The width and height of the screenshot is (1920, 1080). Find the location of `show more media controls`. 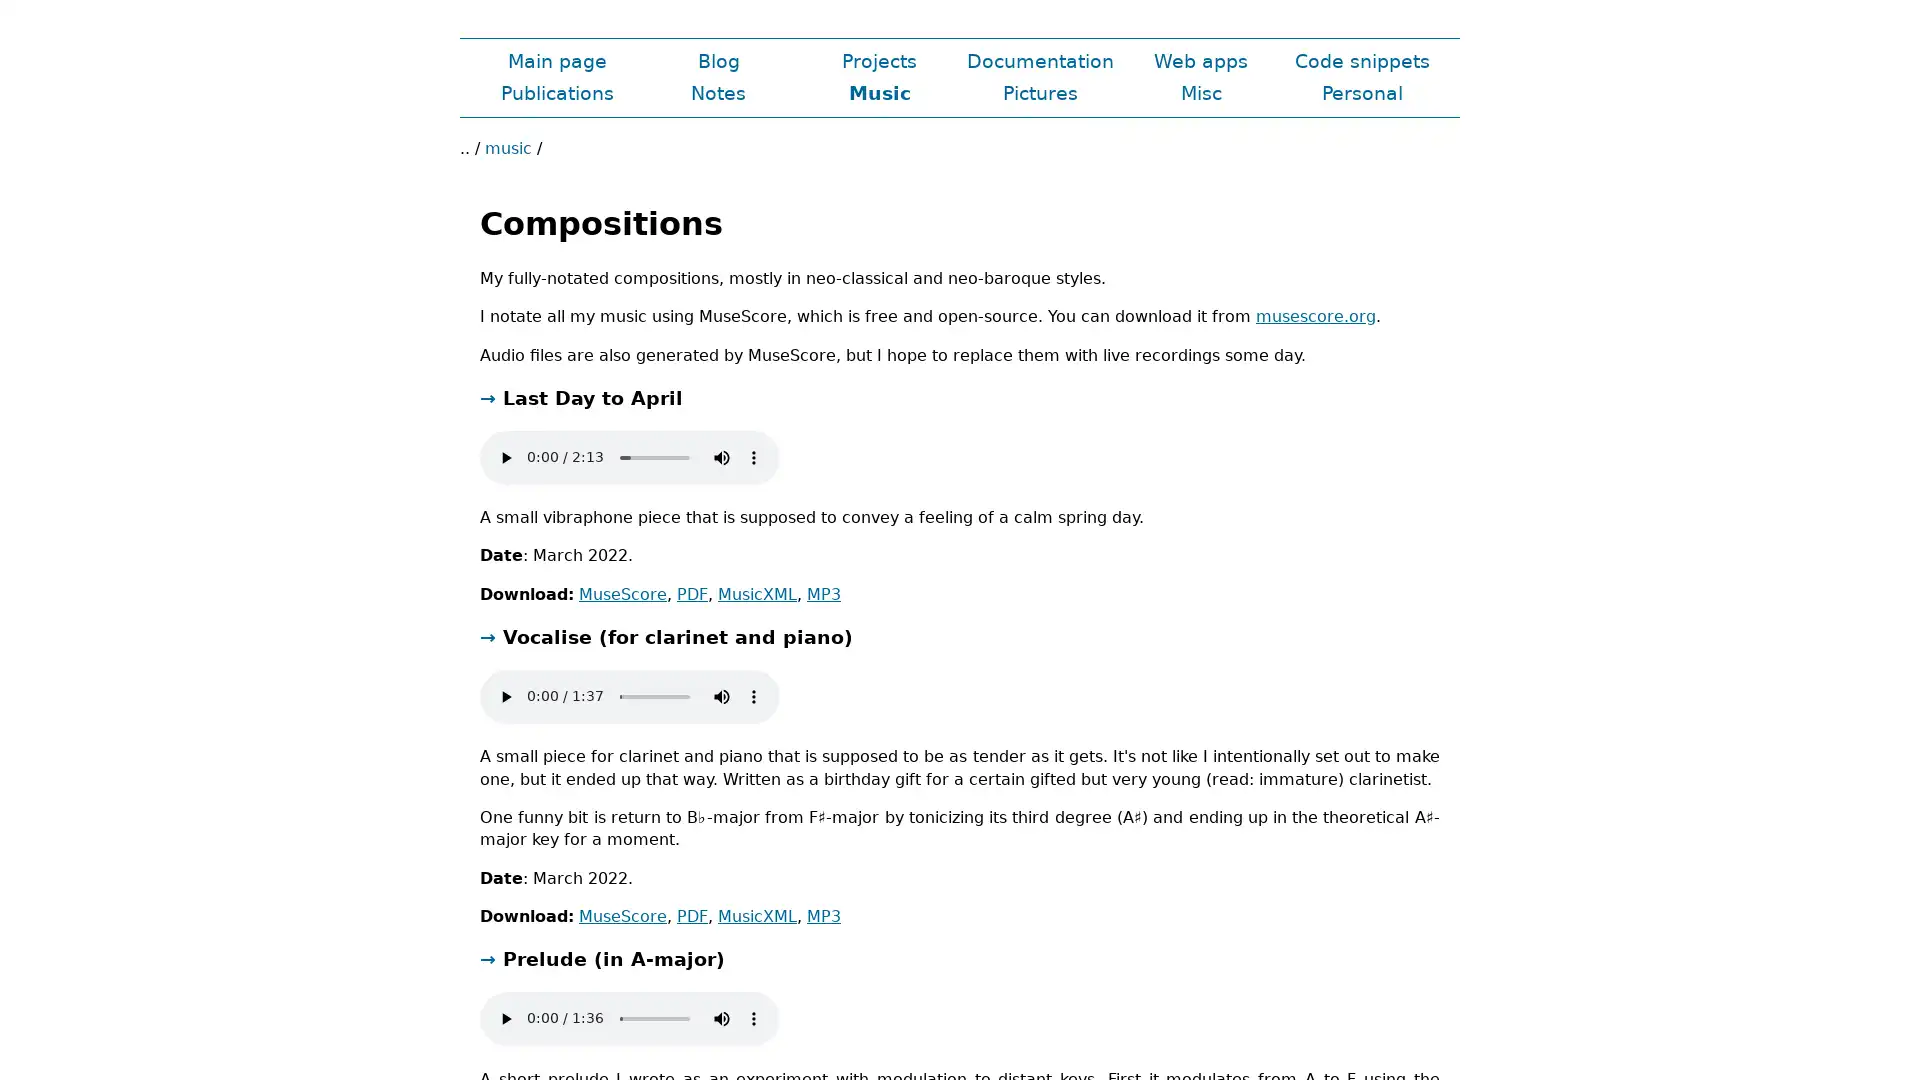

show more media controls is located at coordinates (752, 456).